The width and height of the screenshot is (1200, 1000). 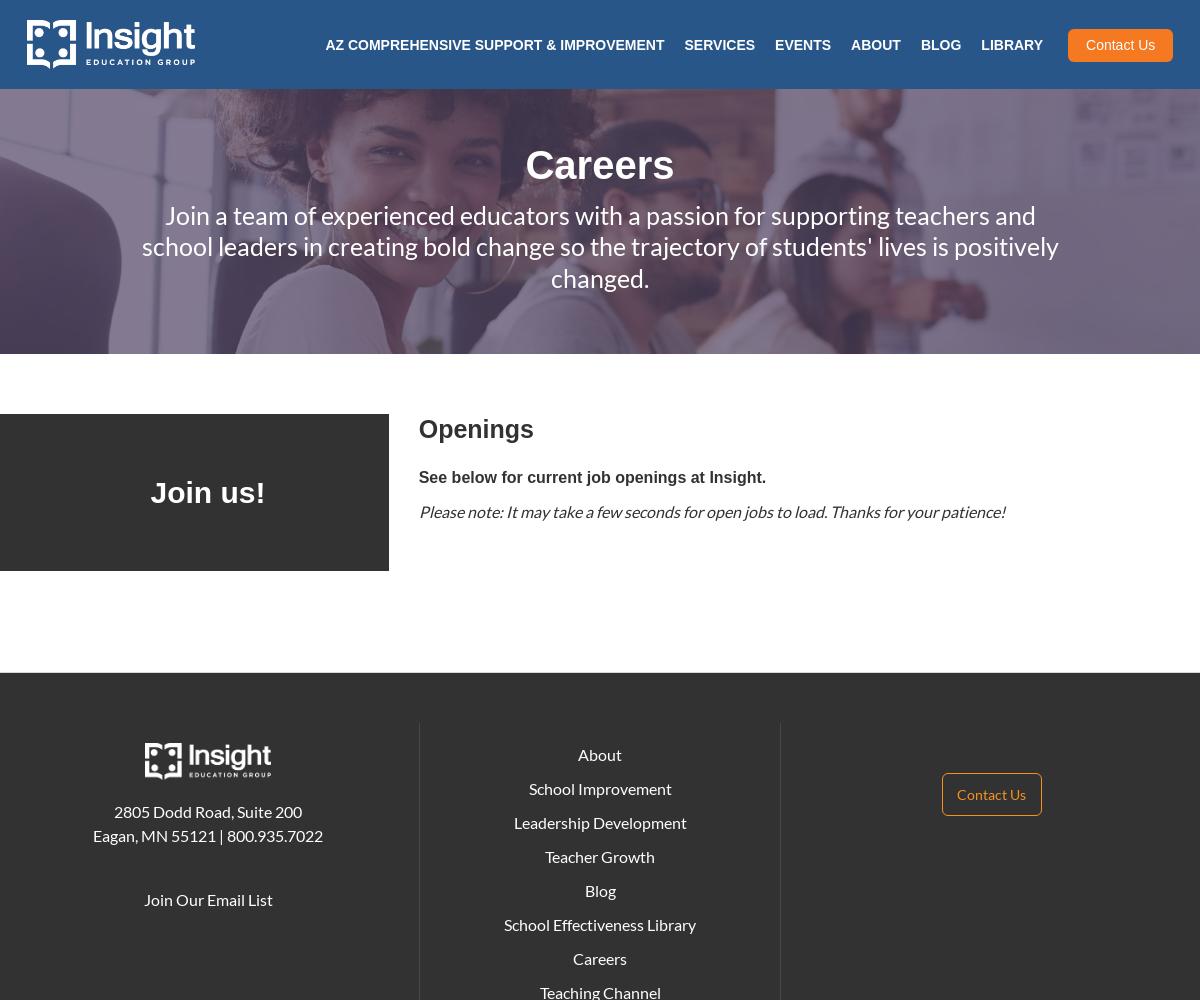 I want to click on 'About', so click(x=600, y=754).